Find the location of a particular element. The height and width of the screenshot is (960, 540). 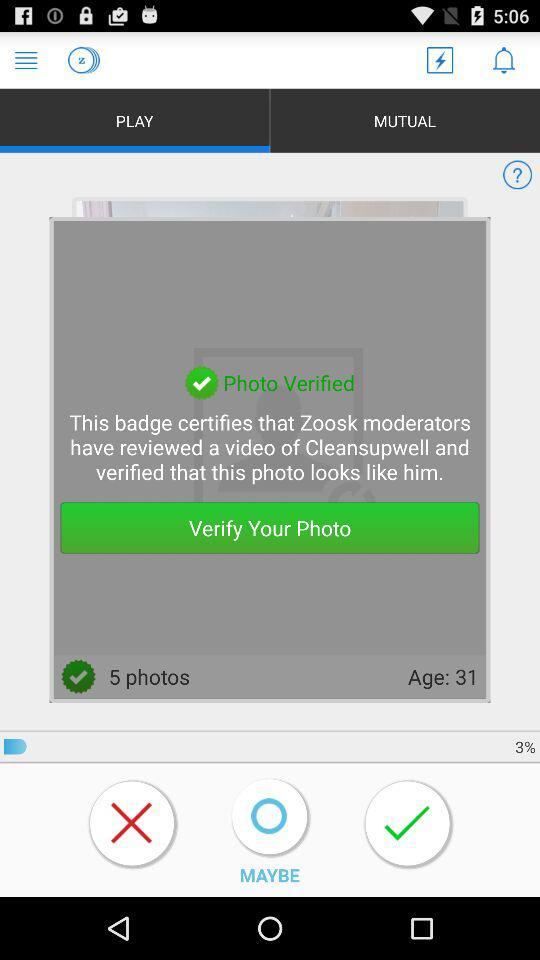

right at left side of the 5 photos is located at coordinates (78, 676).